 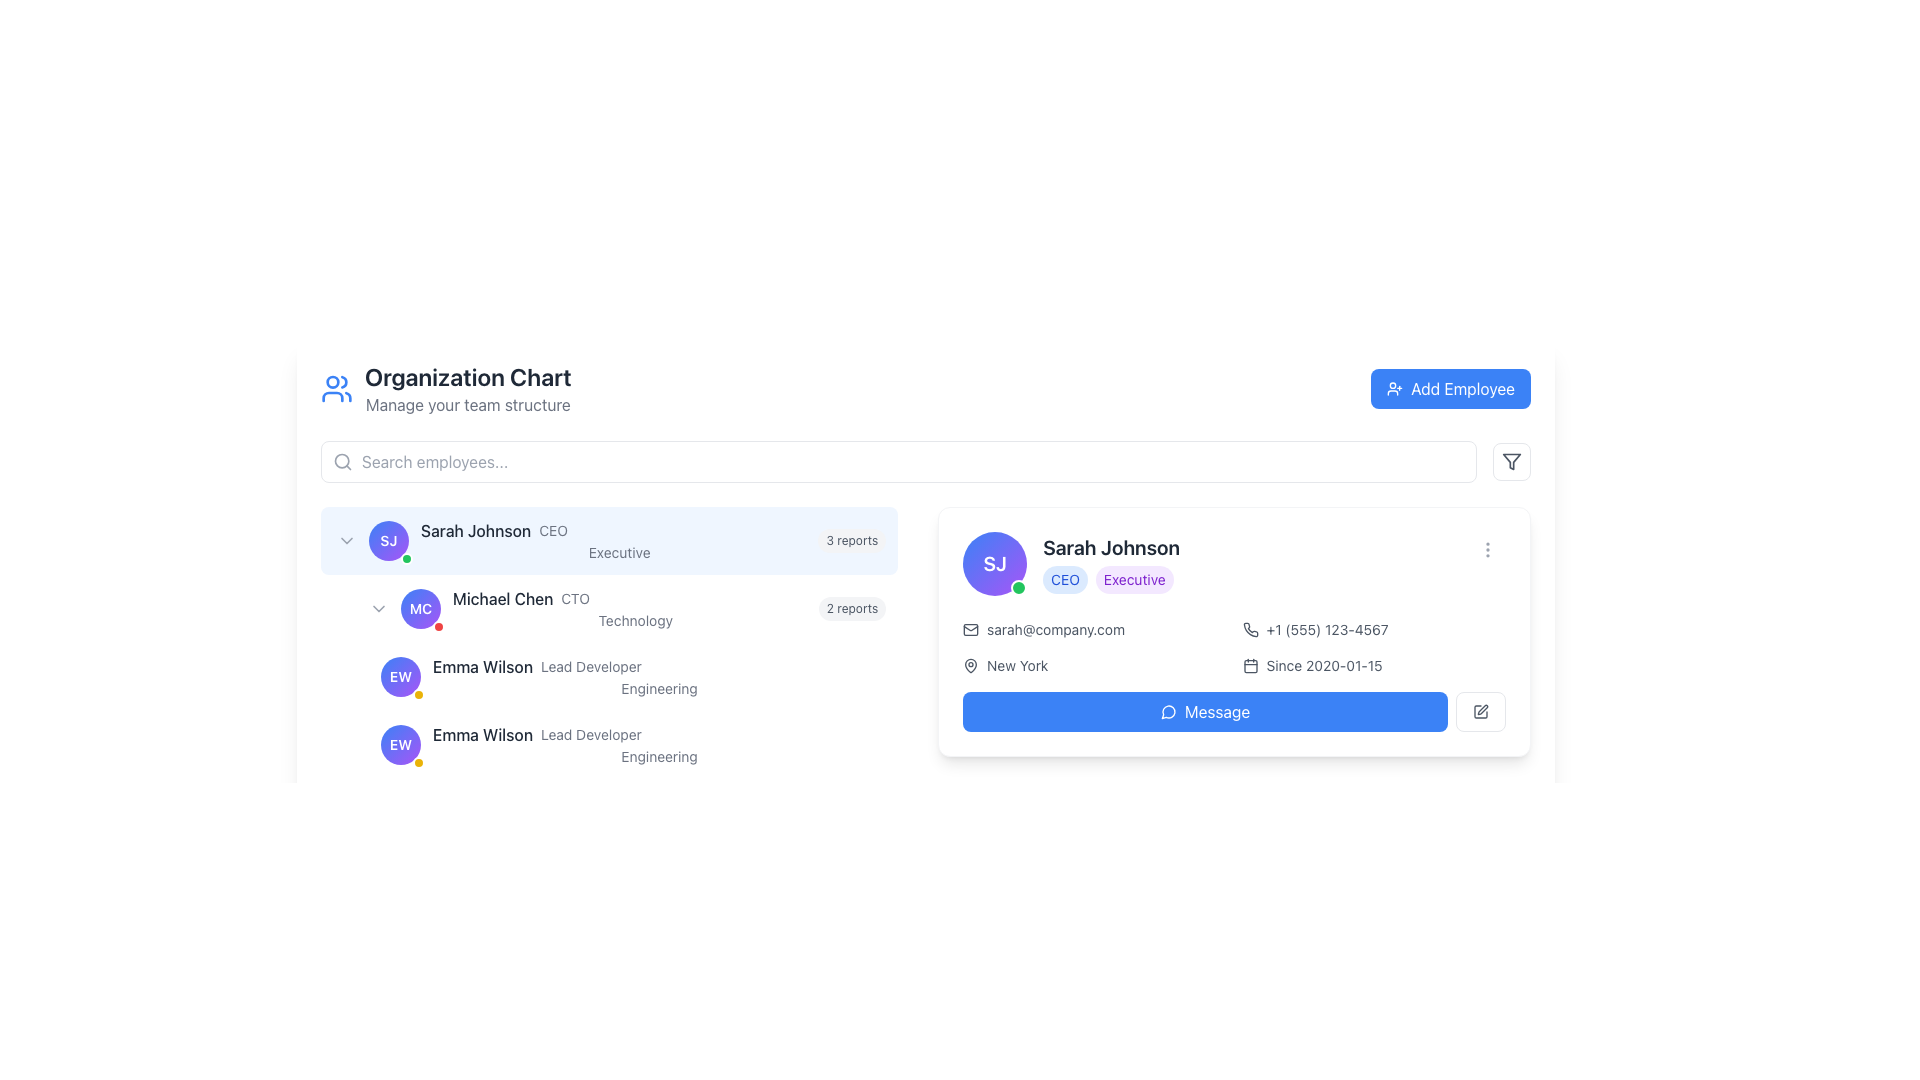 What do you see at coordinates (1373, 628) in the screenshot?
I see `the phone number text element located in the right section of the profile card, positioned below the email and above the 'Since' field, aligned with the phone icon` at bounding box center [1373, 628].